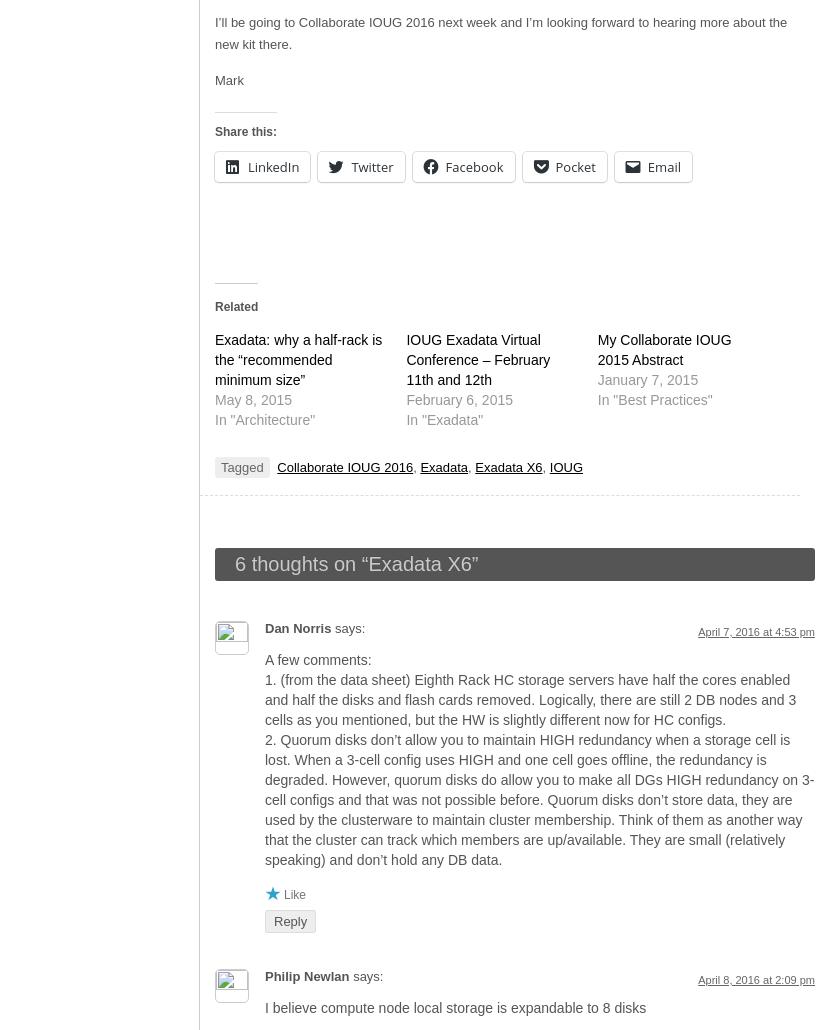 The height and width of the screenshot is (1030, 830). What do you see at coordinates (756, 978) in the screenshot?
I see `'April 8, 2016 at 2:09 pm'` at bounding box center [756, 978].